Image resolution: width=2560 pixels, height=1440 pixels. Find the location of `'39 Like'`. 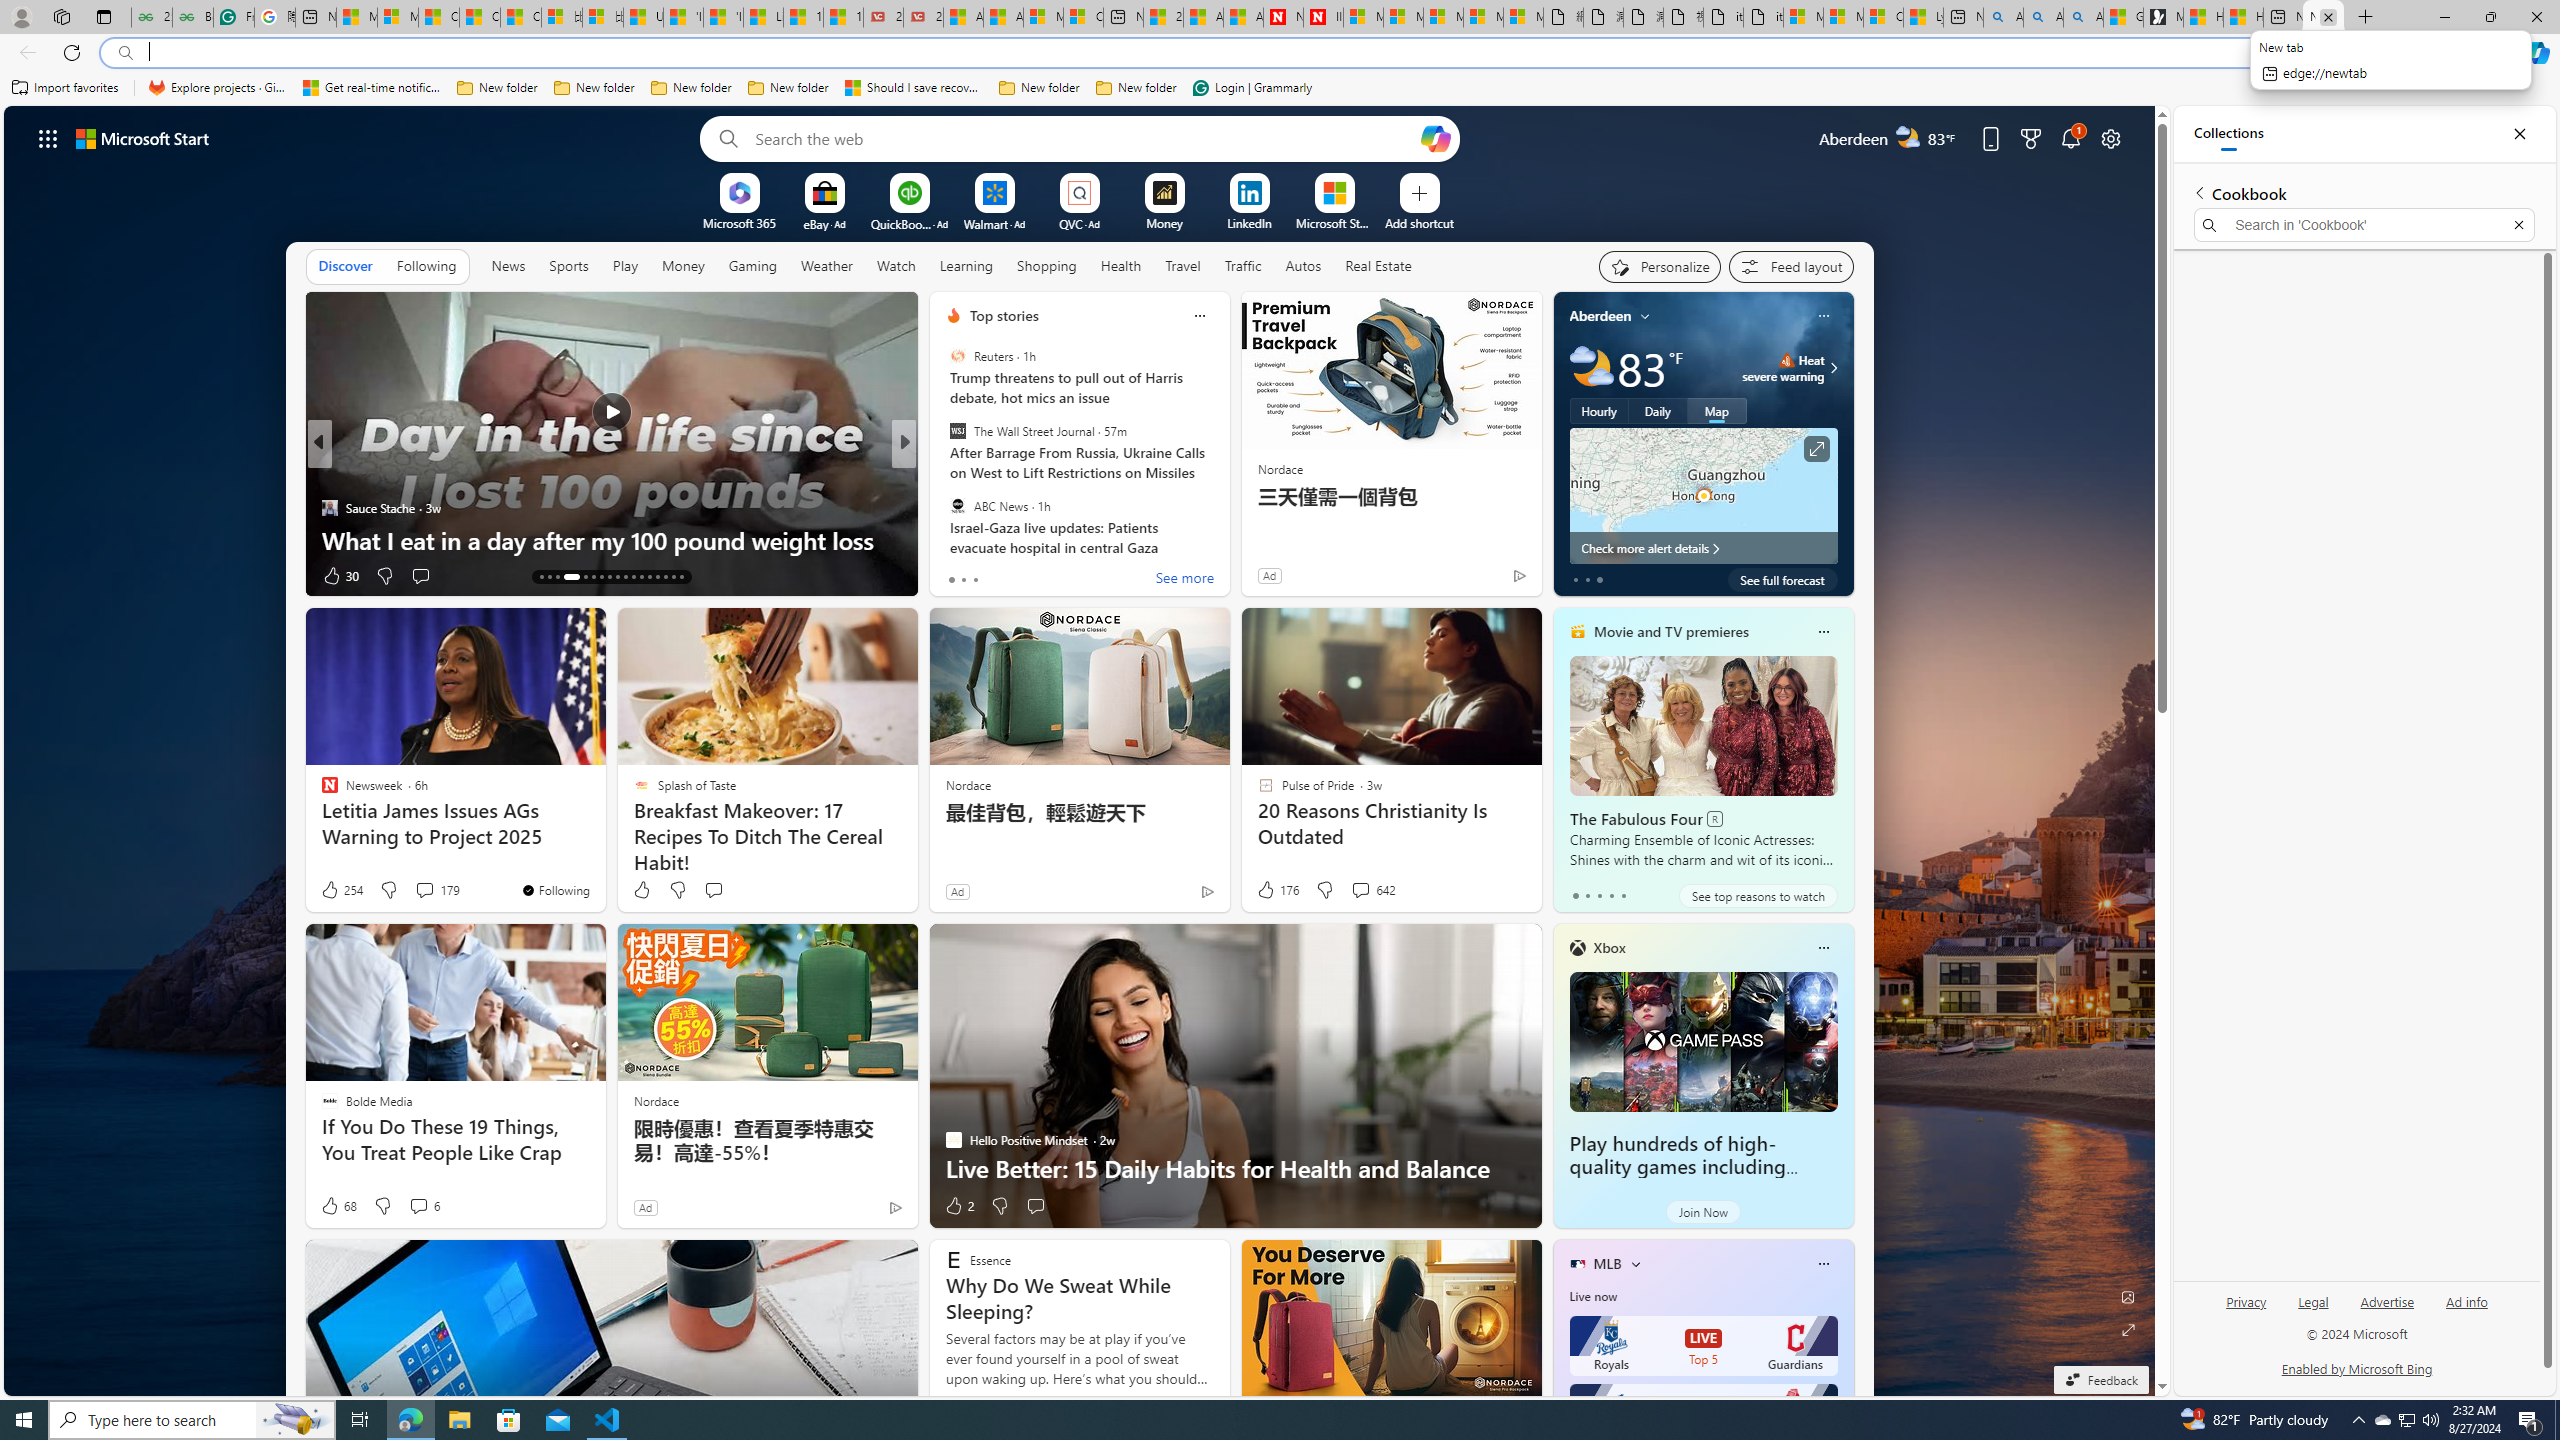

'39 Like' is located at coordinates (955, 575).